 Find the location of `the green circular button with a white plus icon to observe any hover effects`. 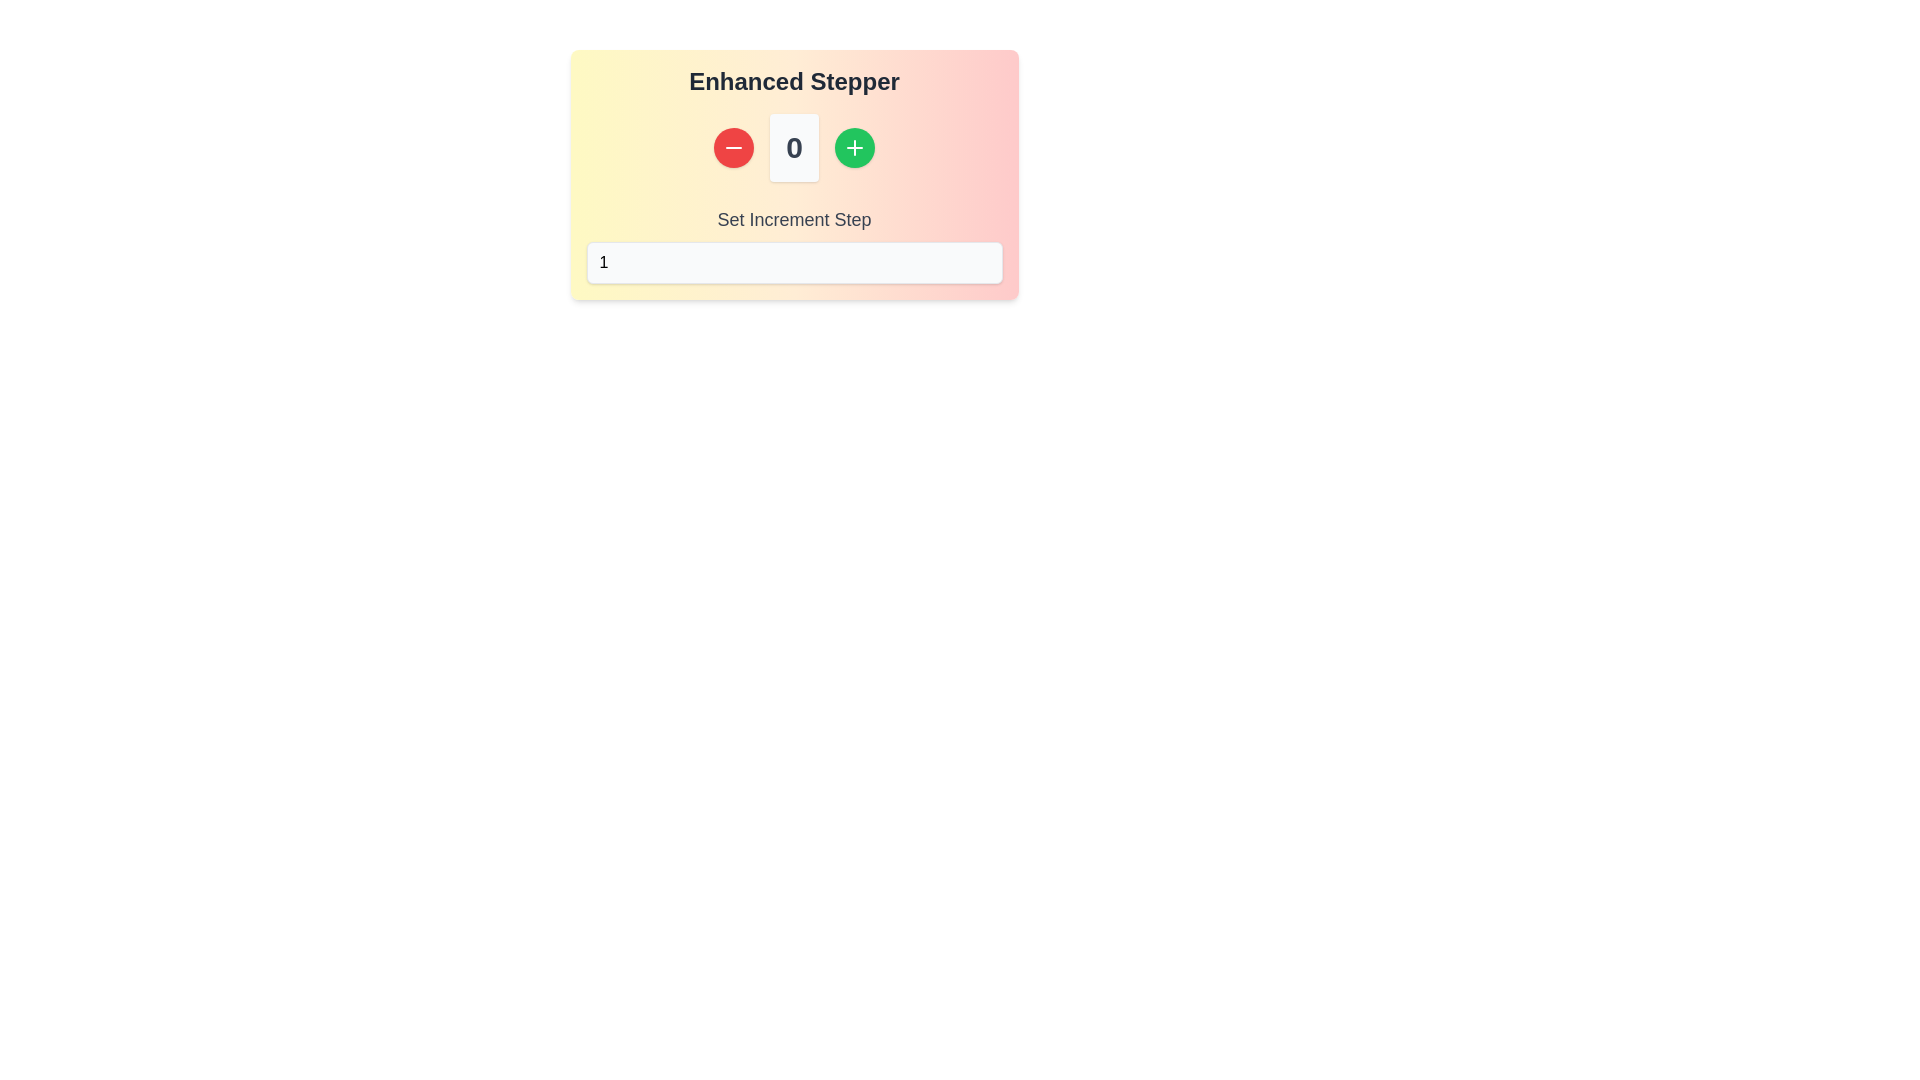

the green circular button with a white plus icon to observe any hover effects is located at coordinates (854, 146).